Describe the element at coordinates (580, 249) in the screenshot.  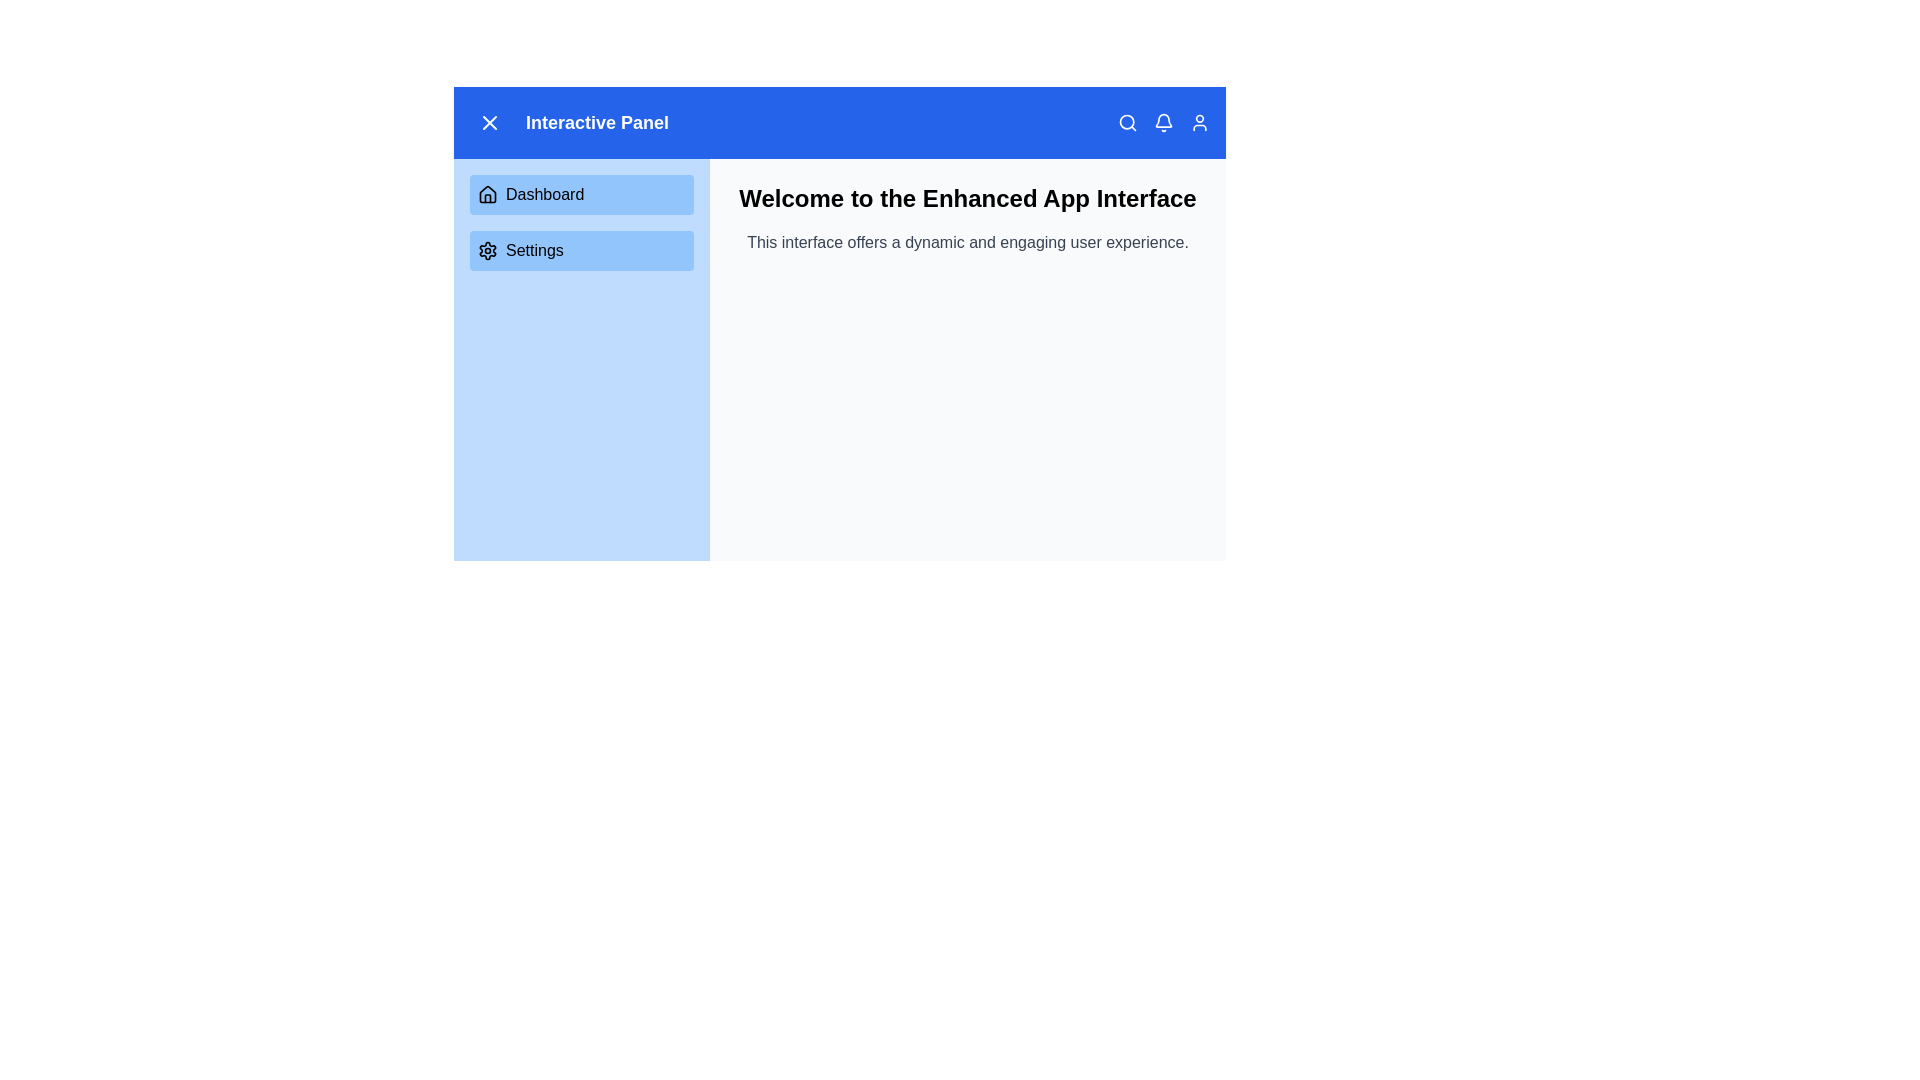
I see `the 'Settings' button, which is a rectangular button with rounded corners and a blue background, located in the sidebar below the 'Dashboard' button` at that location.